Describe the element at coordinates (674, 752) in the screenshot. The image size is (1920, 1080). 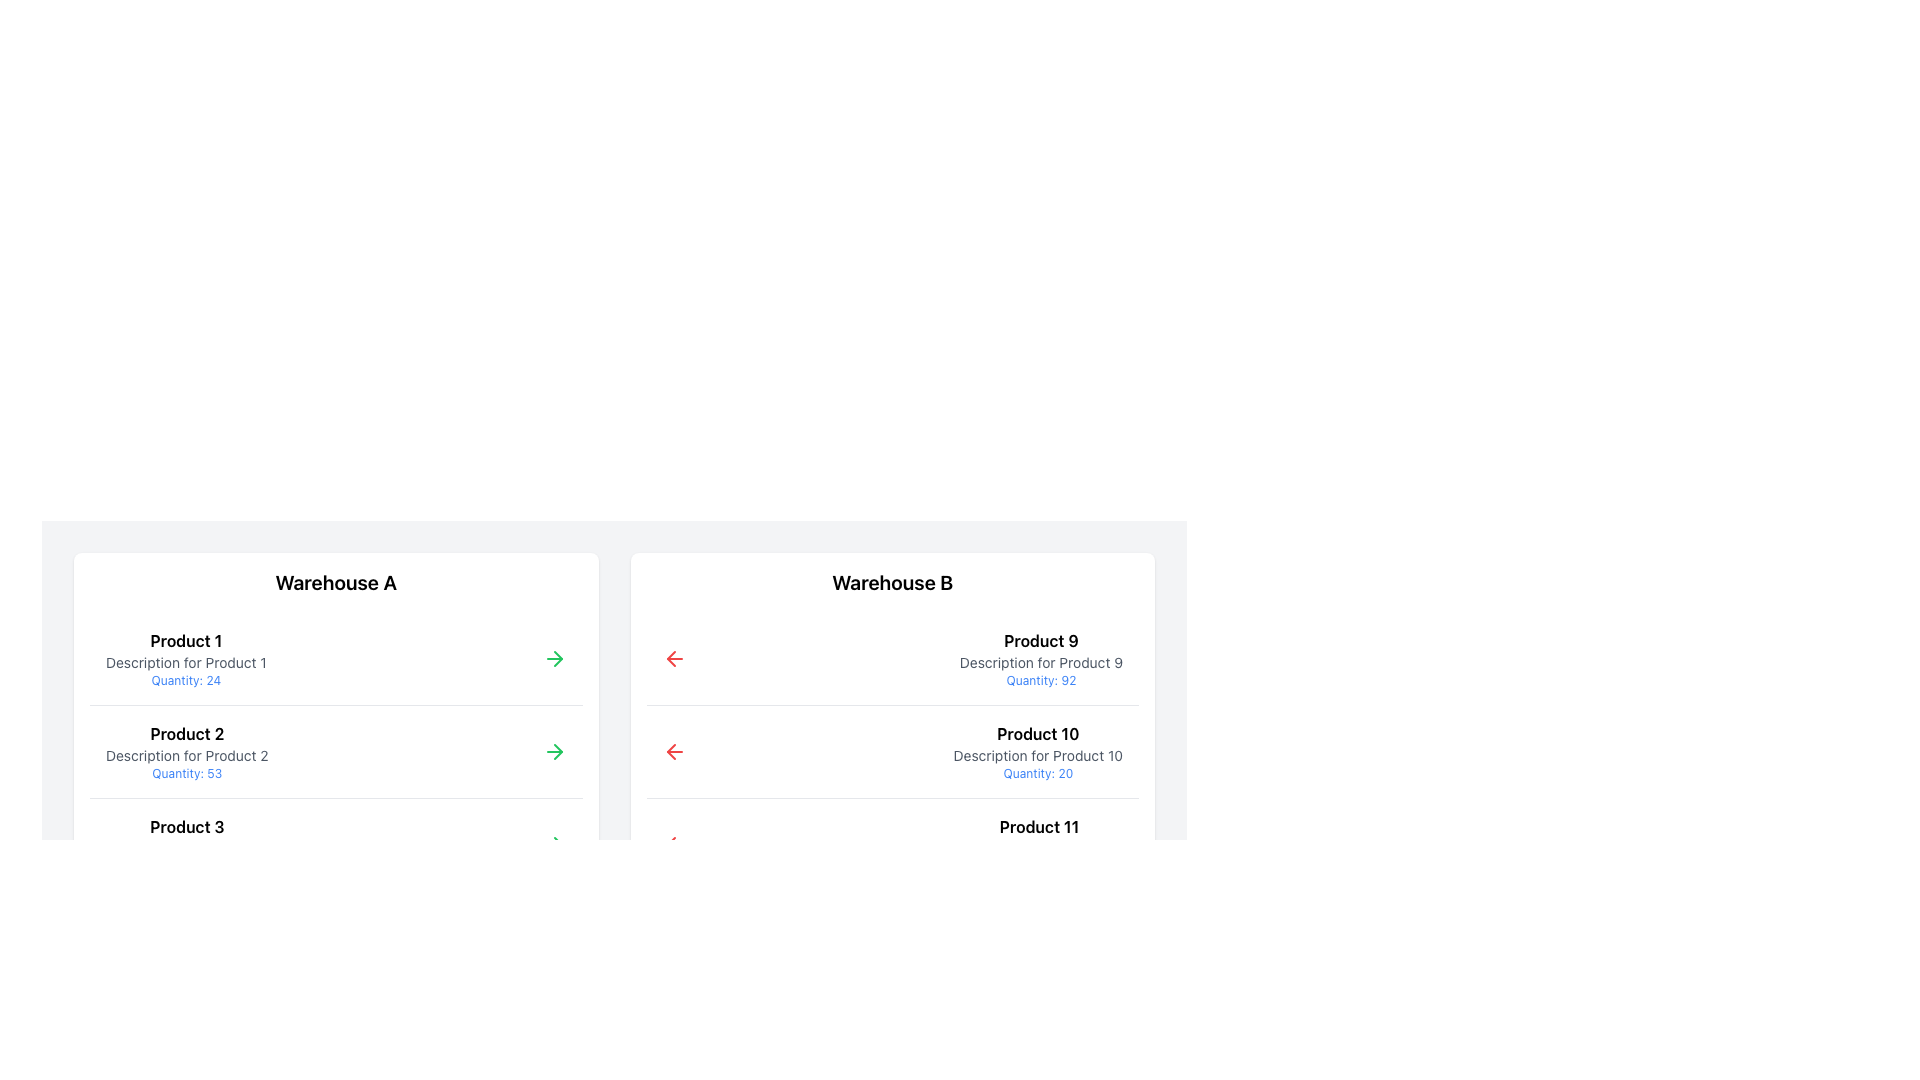
I see `the navigational arrow button located on the left side of the content section for 'Product 10' in Warehouse B` at that location.